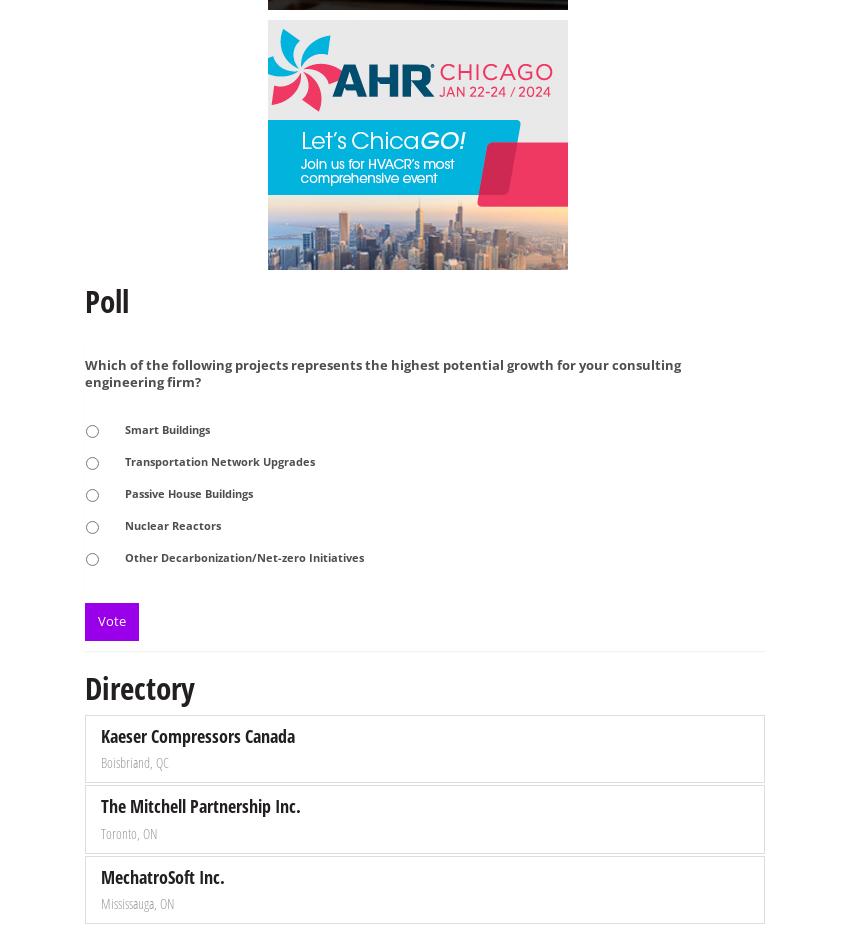 This screenshot has width=865, height=948. Describe the element at coordinates (243, 557) in the screenshot. I see `'Other Decarbonization/Net-zero Initiatives'` at that location.